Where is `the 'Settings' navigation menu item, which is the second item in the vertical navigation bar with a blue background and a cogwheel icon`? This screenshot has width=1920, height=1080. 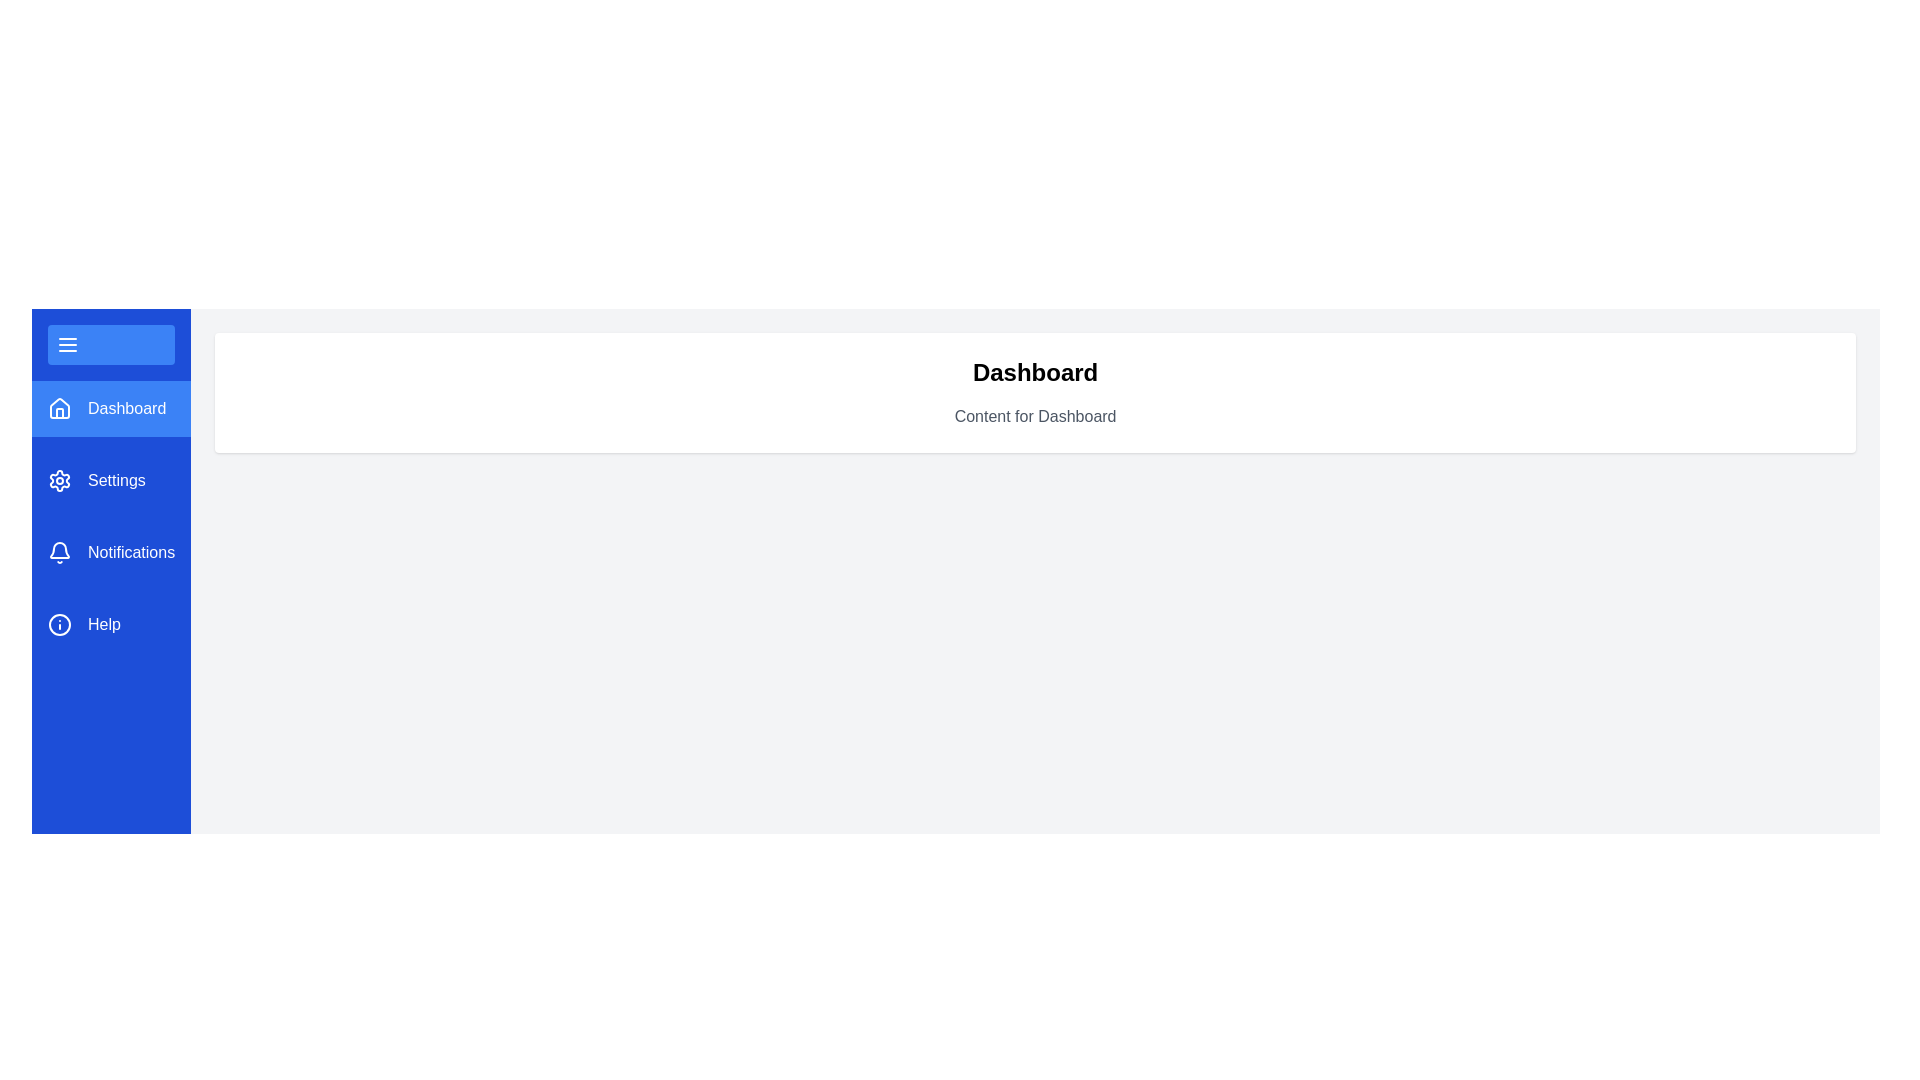 the 'Settings' navigation menu item, which is the second item in the vertical navigation bar with a blue background and a cogwheel icon is located at coordinates (110, 481).